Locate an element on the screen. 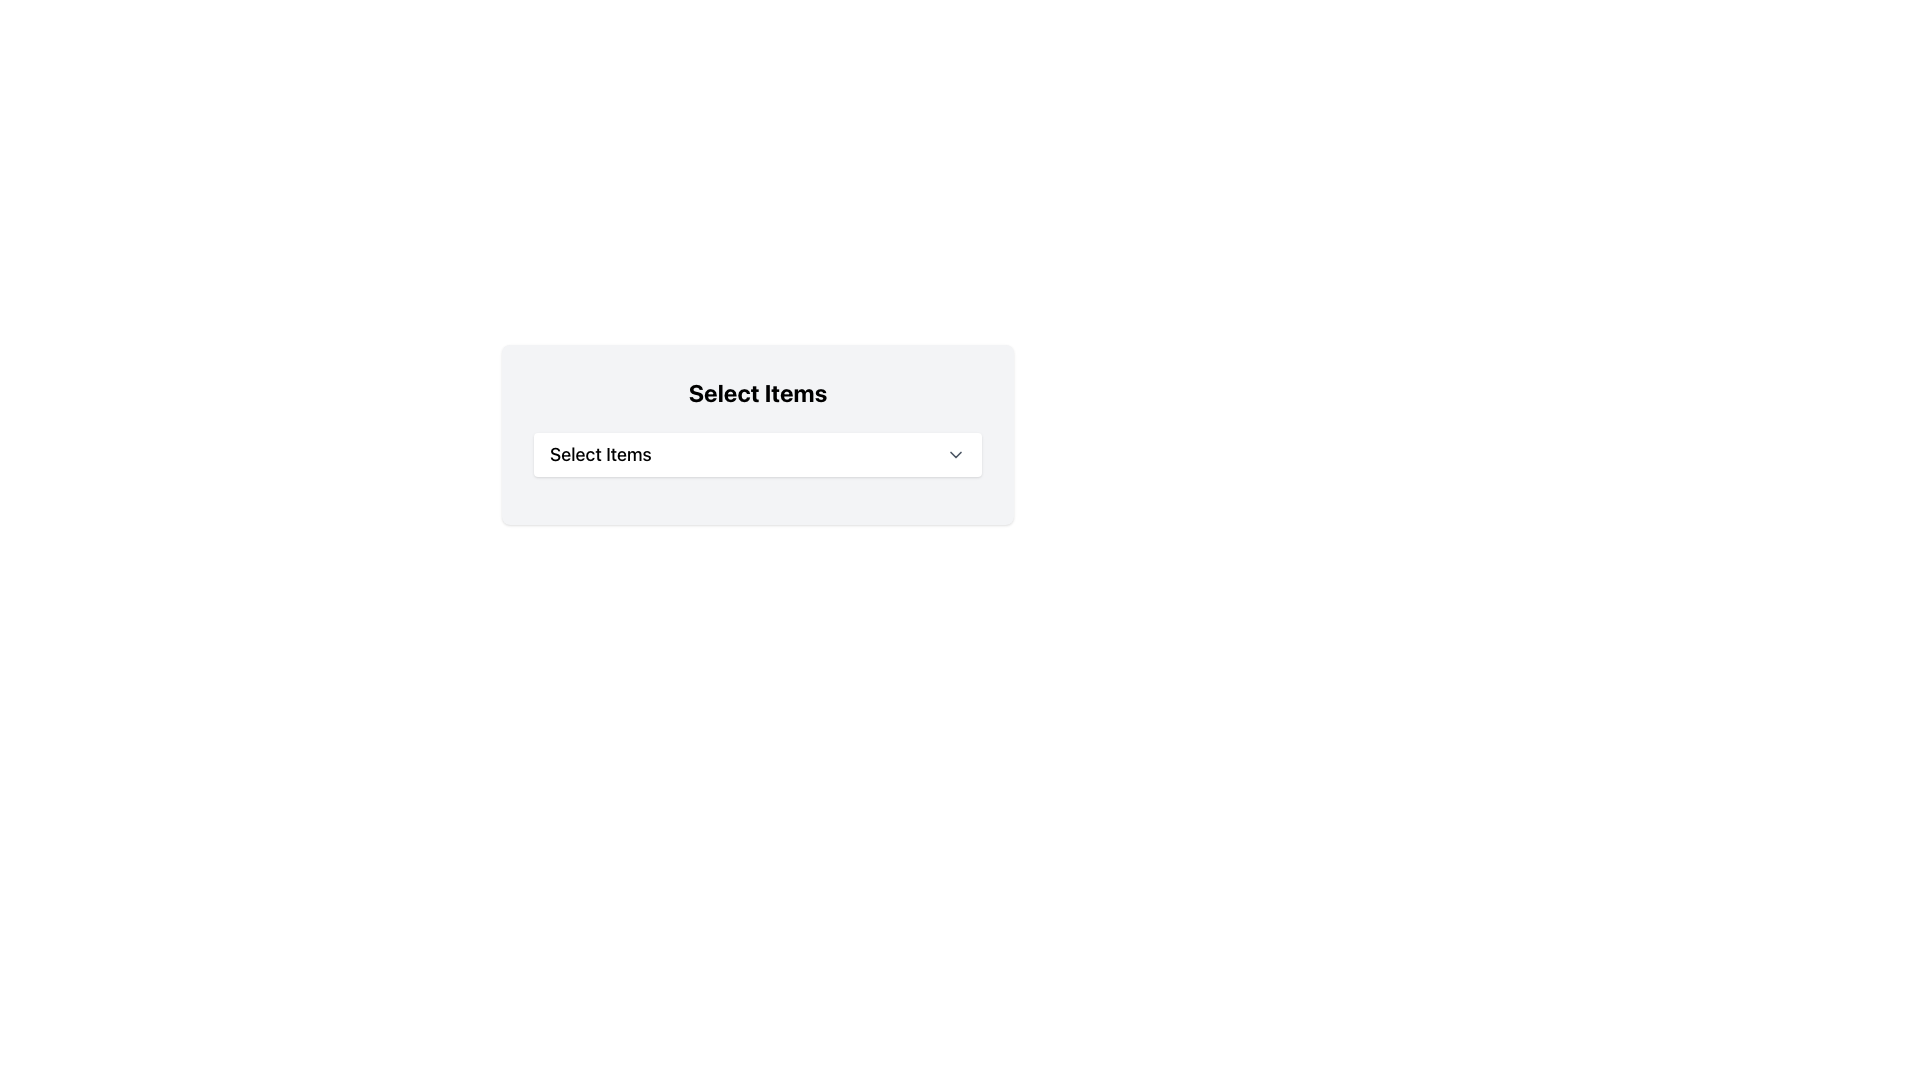 The image size is (1920, 1080). the downward-pointing chevron SVG icon next to the 'Select Items' text is located at coordinates (954, 455).